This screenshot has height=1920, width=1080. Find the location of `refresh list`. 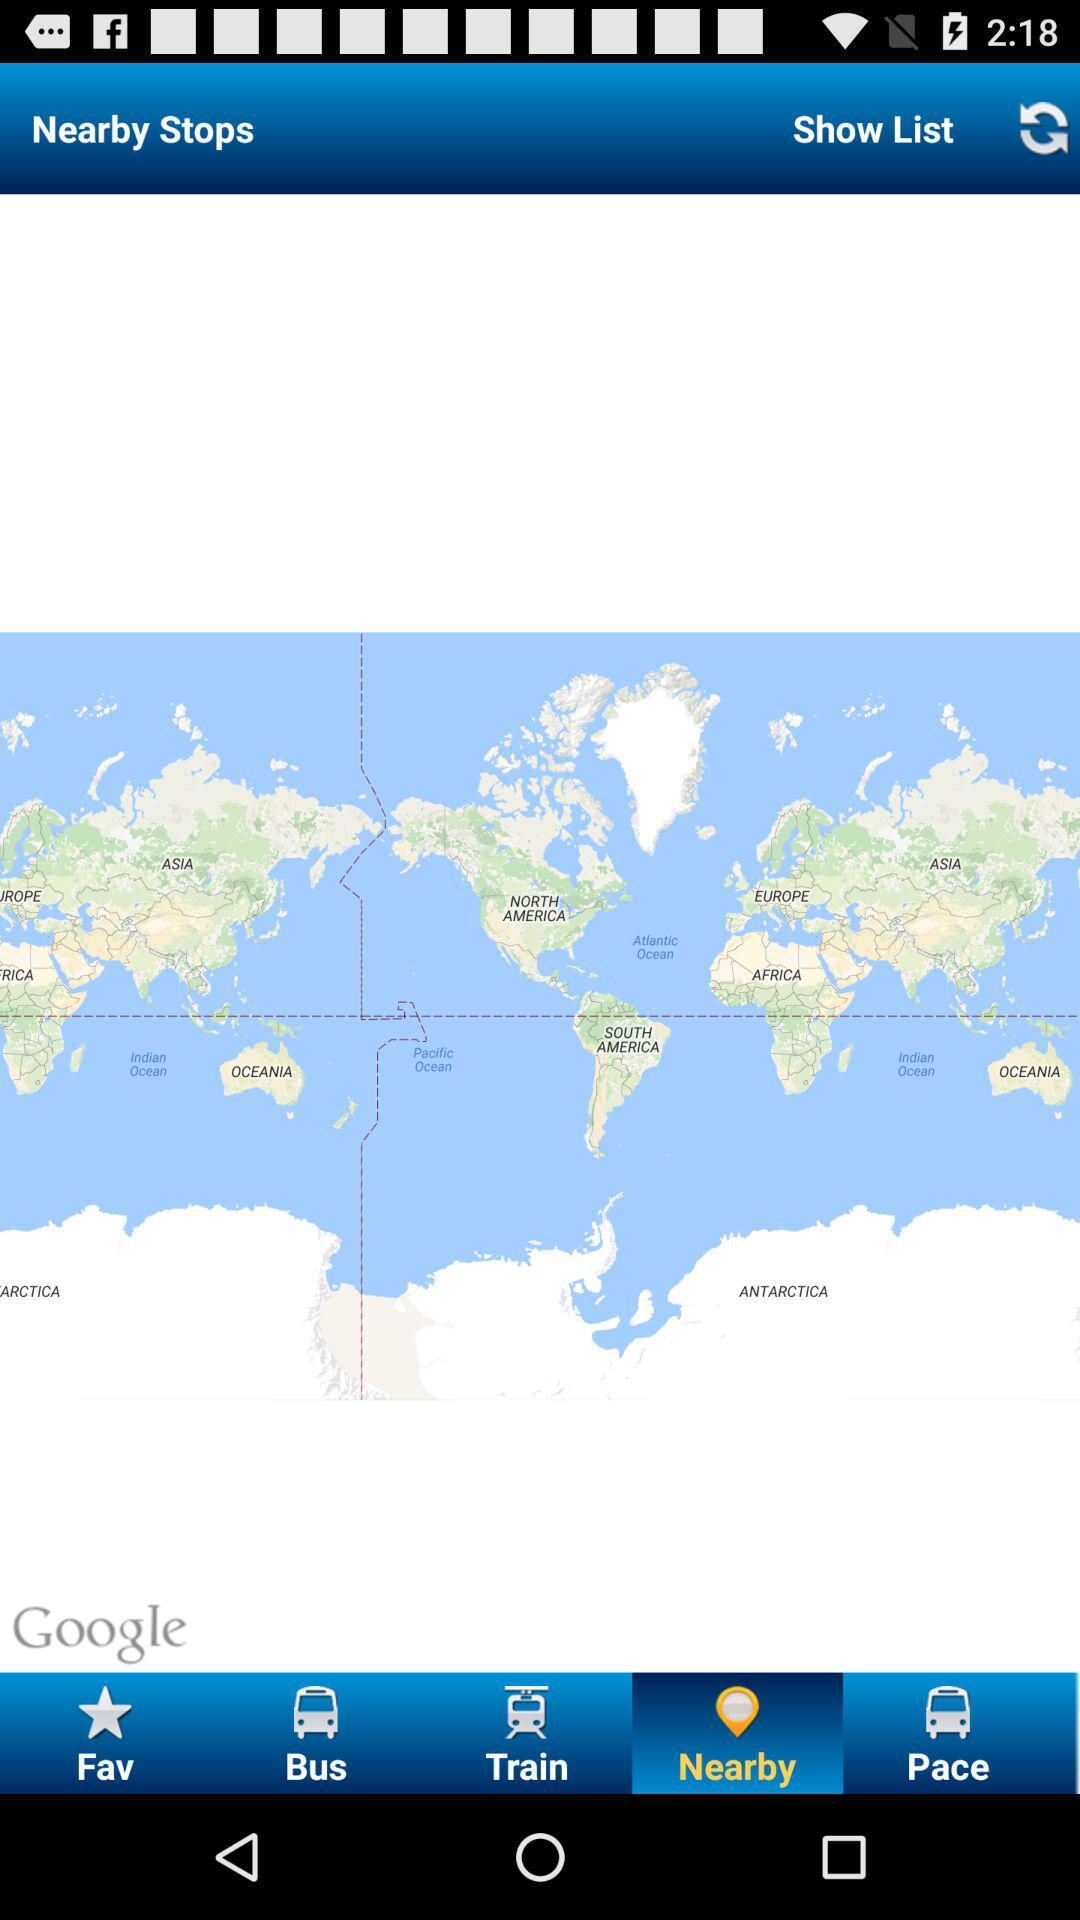

refresh list is located at coordinates (1042, 127).